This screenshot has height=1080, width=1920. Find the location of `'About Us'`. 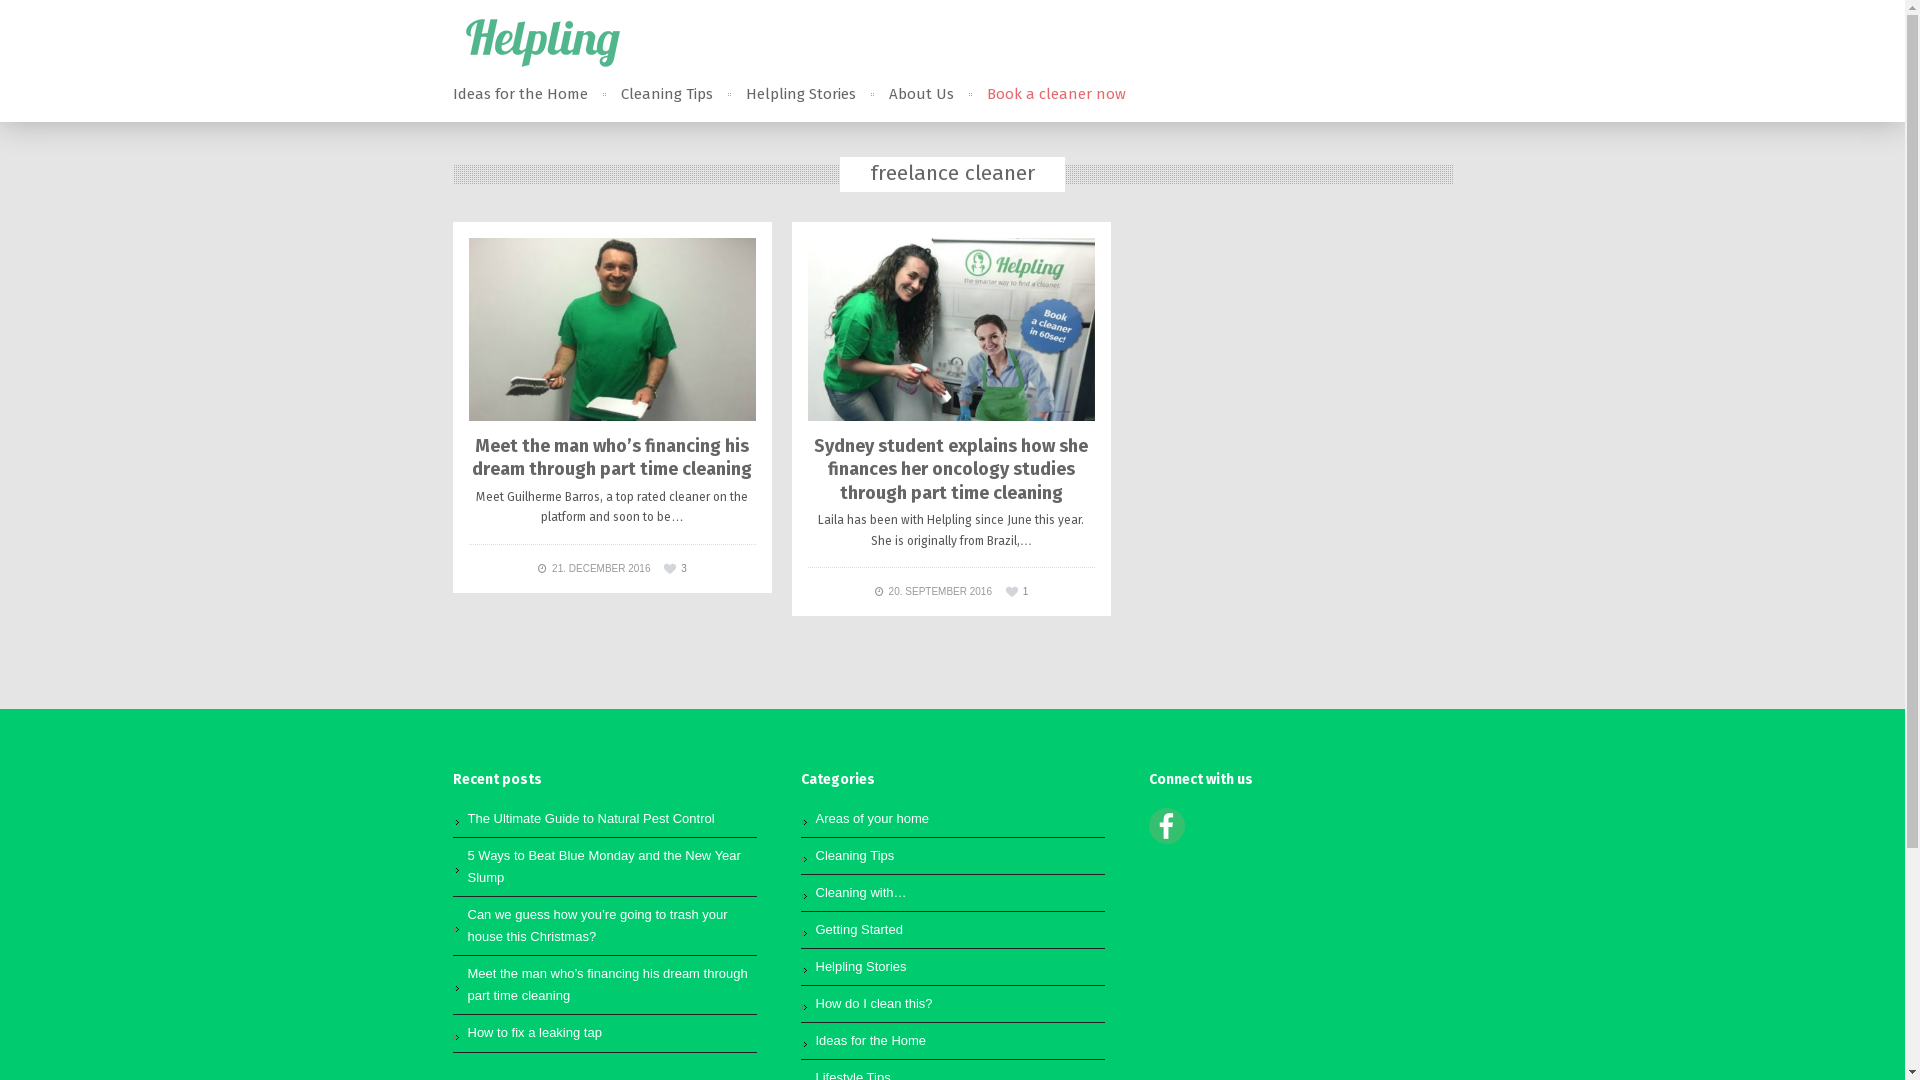

'About Us' is located at coordinates (919, 94).